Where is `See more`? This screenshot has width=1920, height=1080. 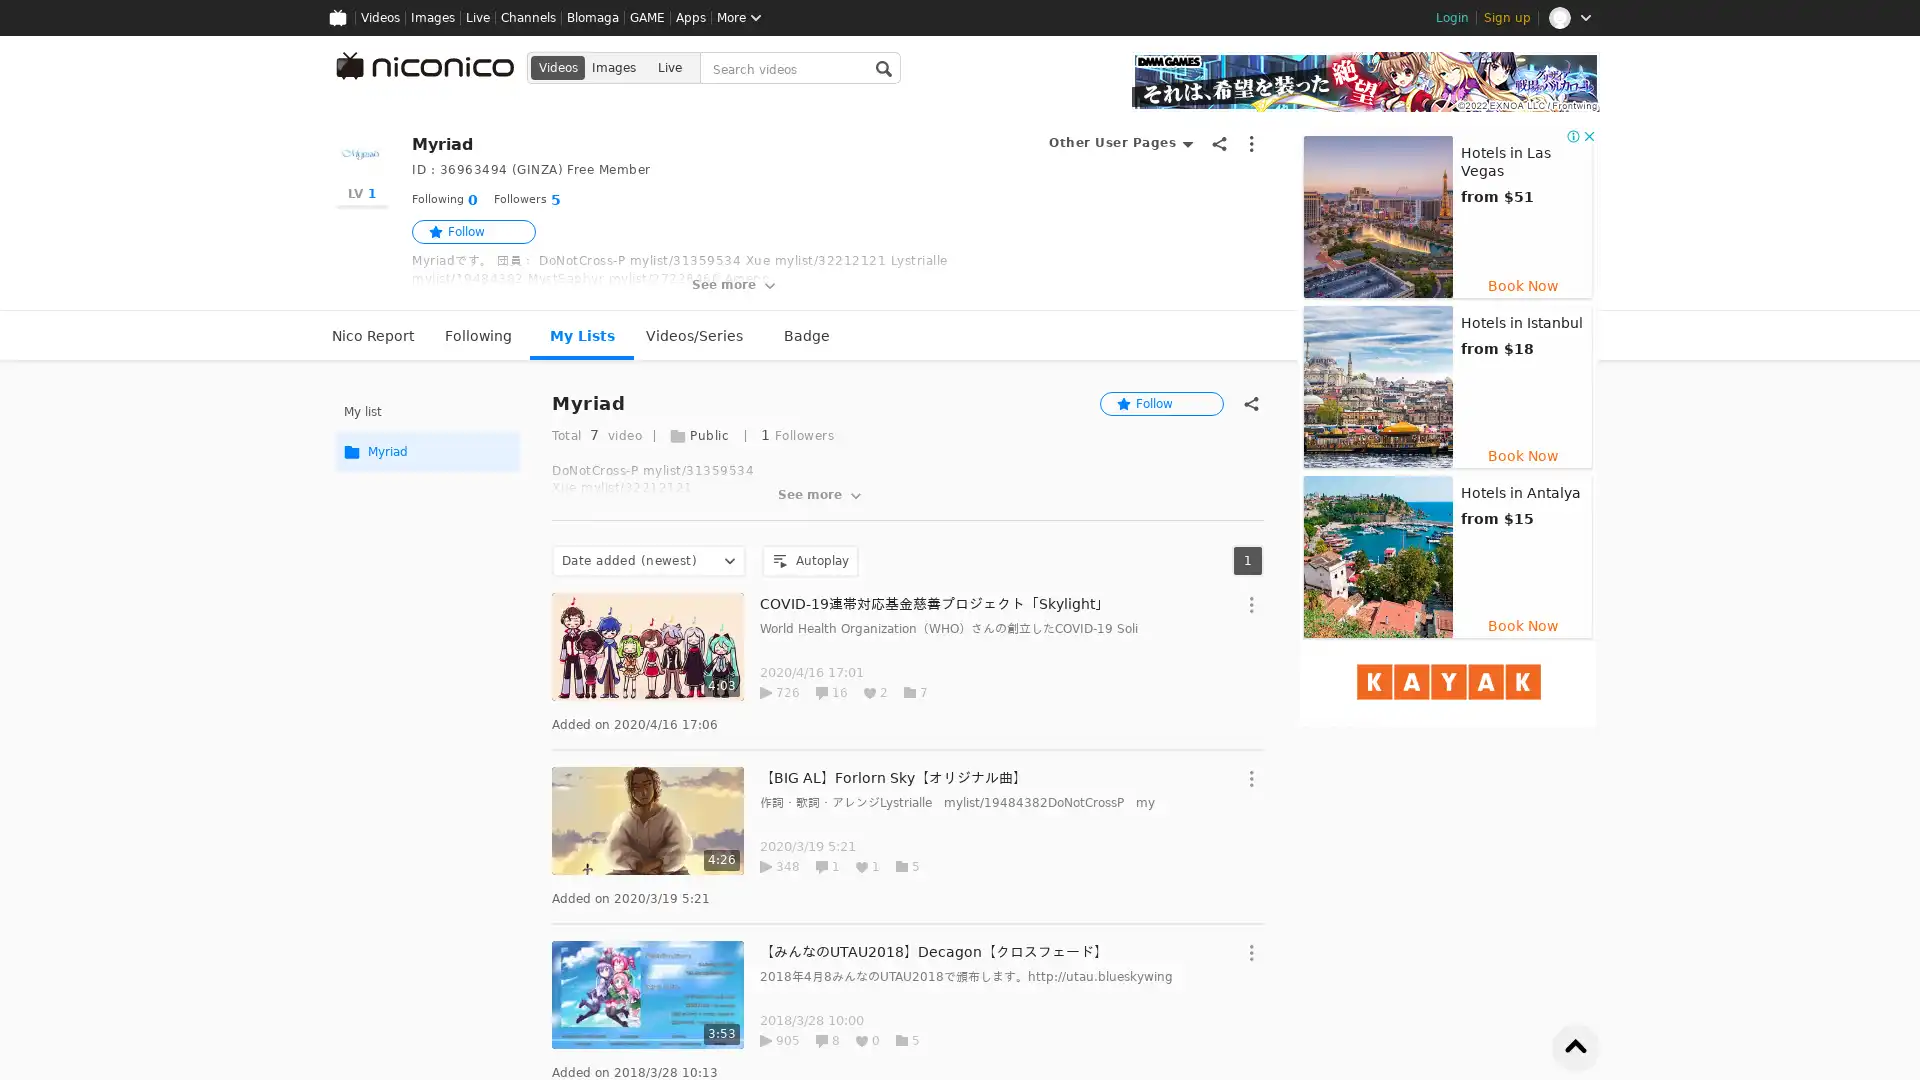
See more is located at coordinates (821, 495).